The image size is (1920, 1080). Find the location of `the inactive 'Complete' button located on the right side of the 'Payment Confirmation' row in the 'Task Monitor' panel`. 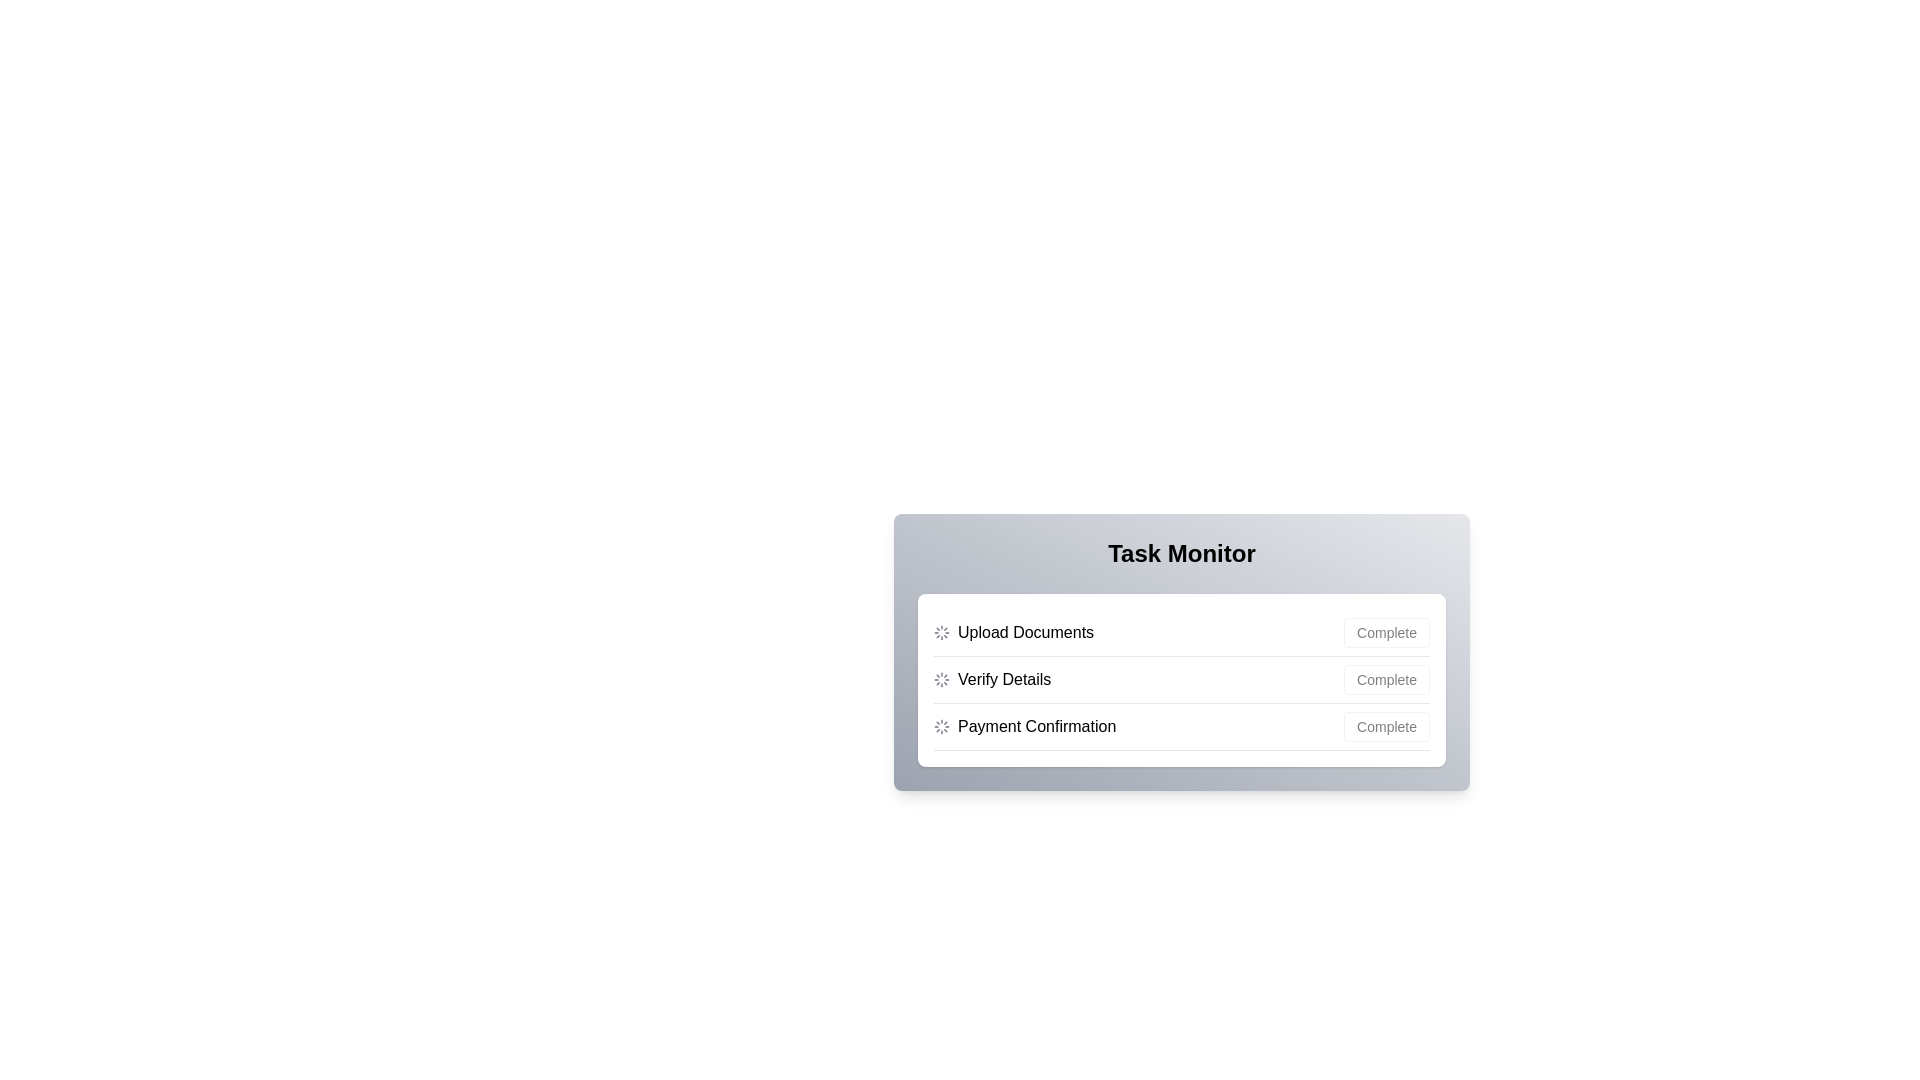

the inactive 'Complete' button located on the right side of the 'Payment Confirmation' row in the 'Task Monitor' panel is located at coordinates (1386, 726).